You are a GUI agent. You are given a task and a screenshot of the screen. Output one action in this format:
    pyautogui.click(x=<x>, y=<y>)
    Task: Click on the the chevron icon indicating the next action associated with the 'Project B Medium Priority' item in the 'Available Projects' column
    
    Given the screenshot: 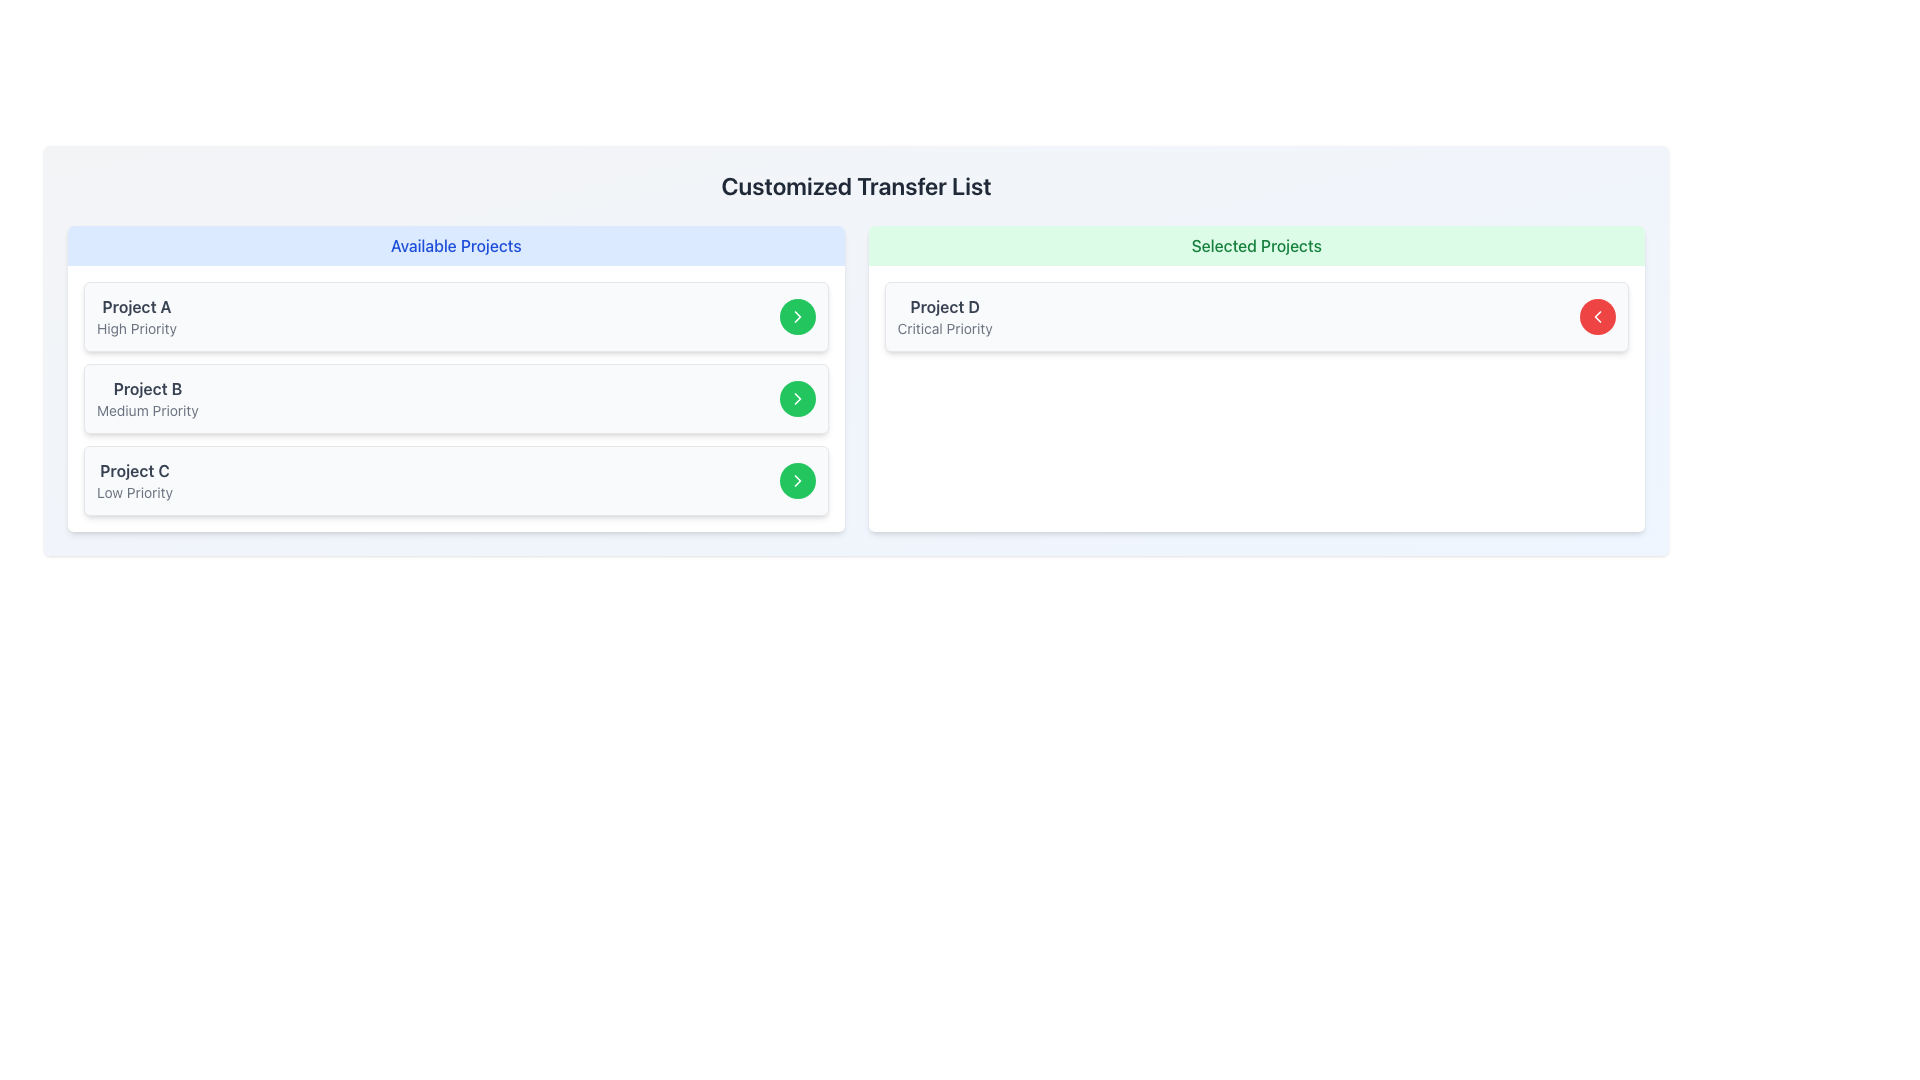 What is the action you would take?
    pyautogui.click(x=796, y=315)
    